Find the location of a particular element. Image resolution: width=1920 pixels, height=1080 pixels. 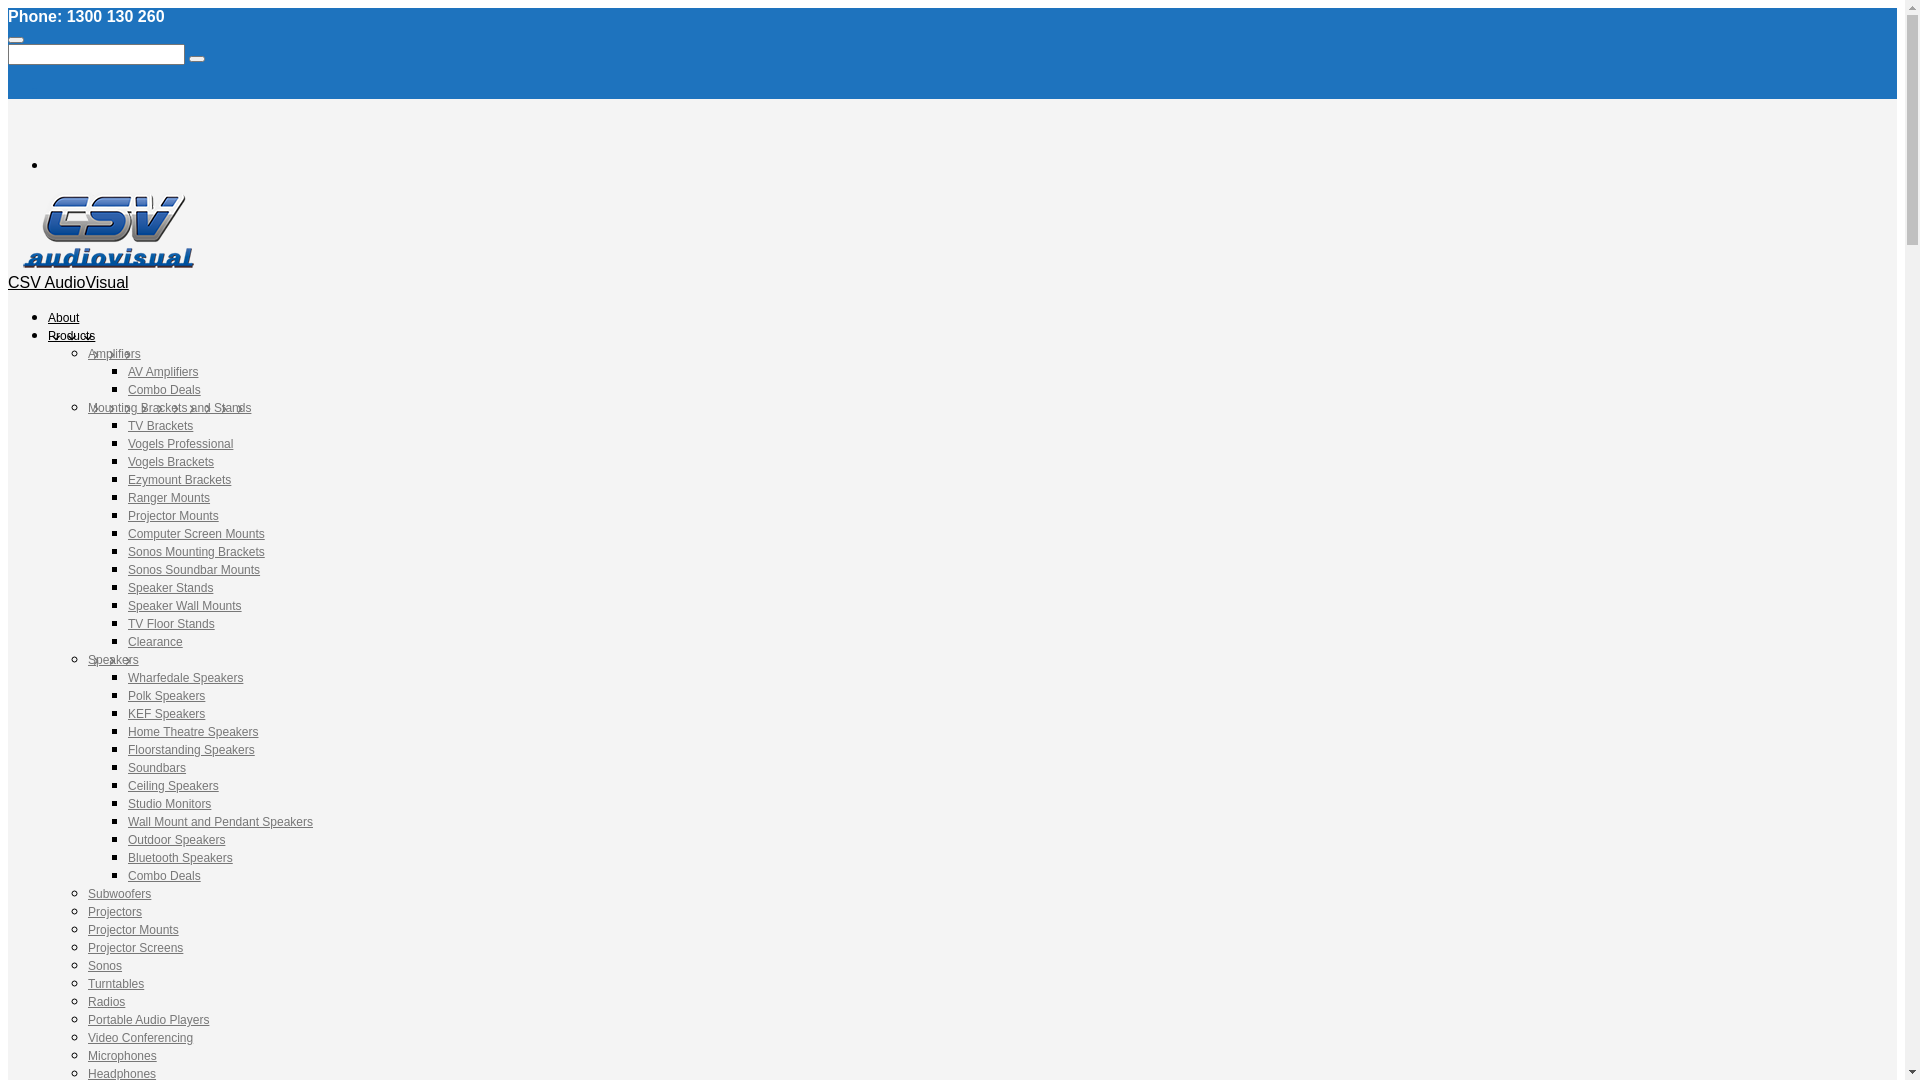

'Projector Screens' is located at coordinates (86, 947).